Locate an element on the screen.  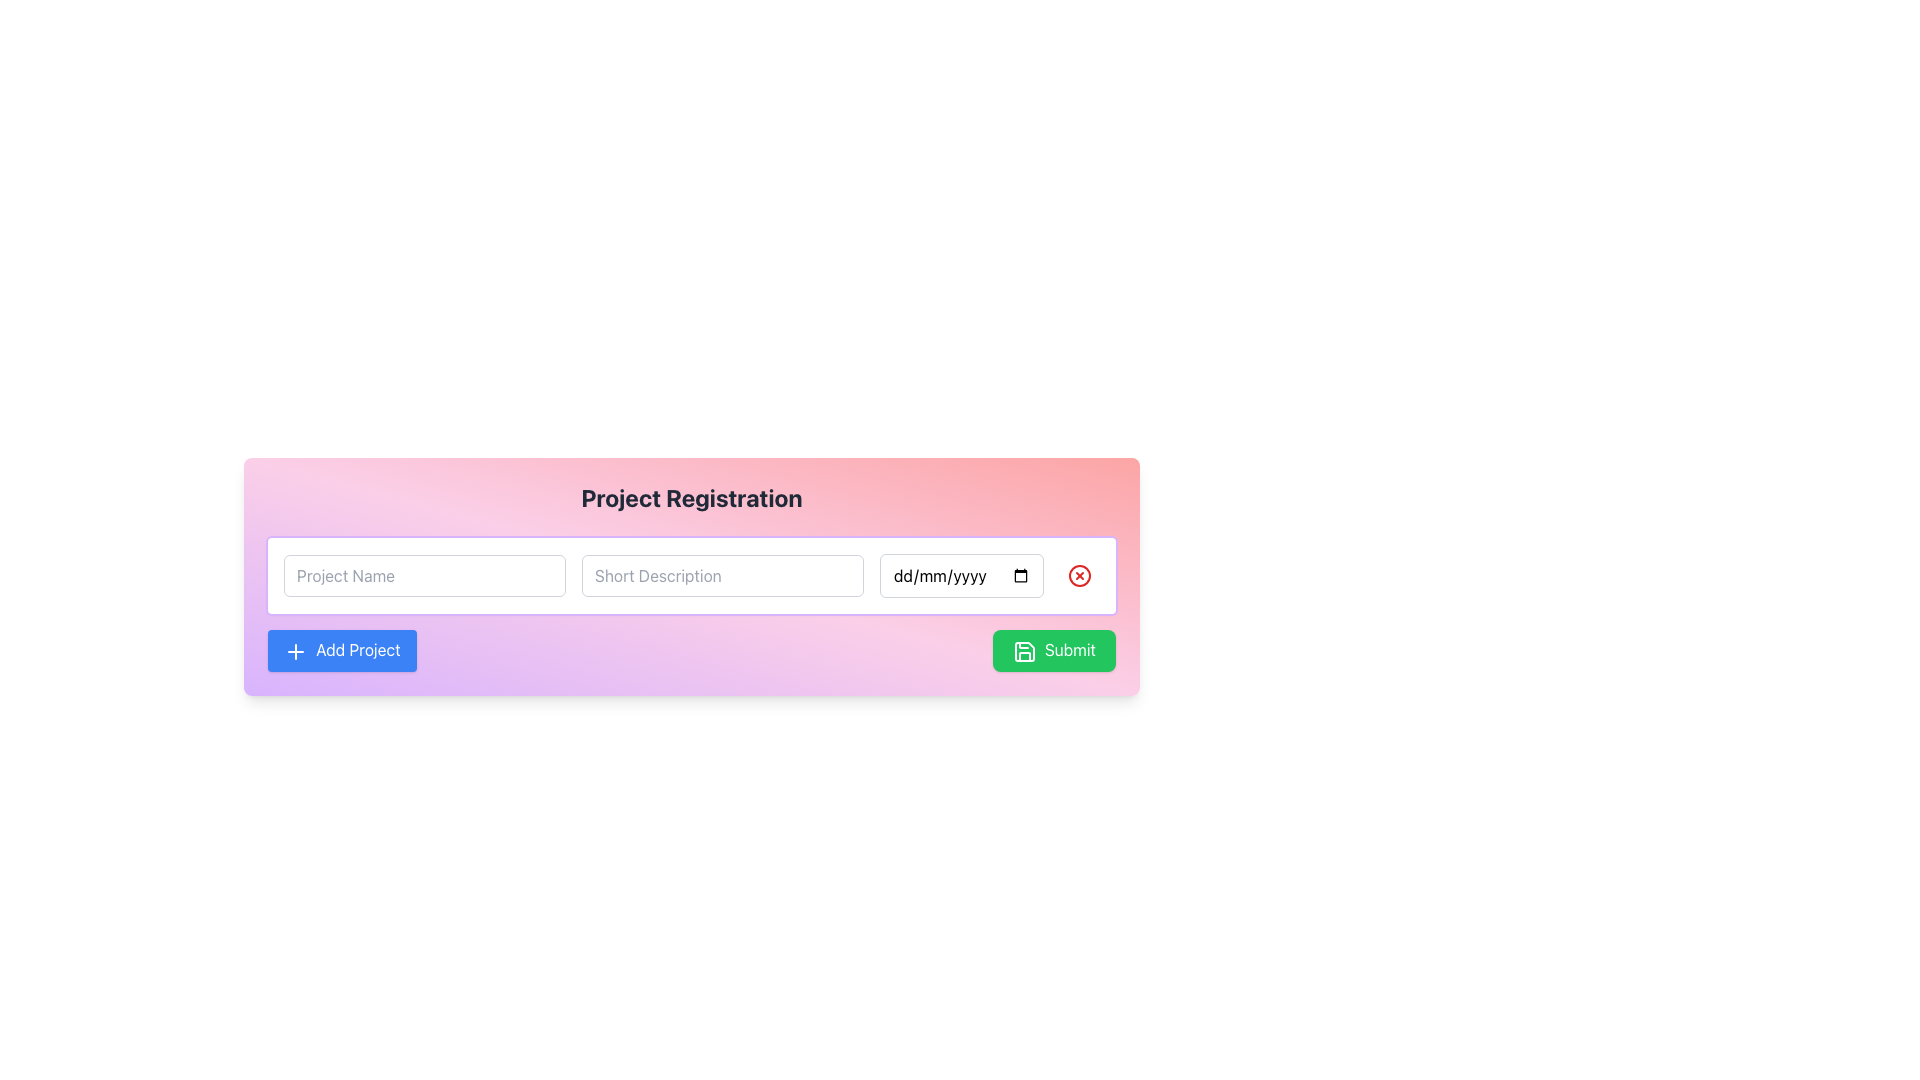
the icon embedded in the green 'Submit' button, which indicates the action of submitting data or saving progress is located at coordinates (1024, 651).